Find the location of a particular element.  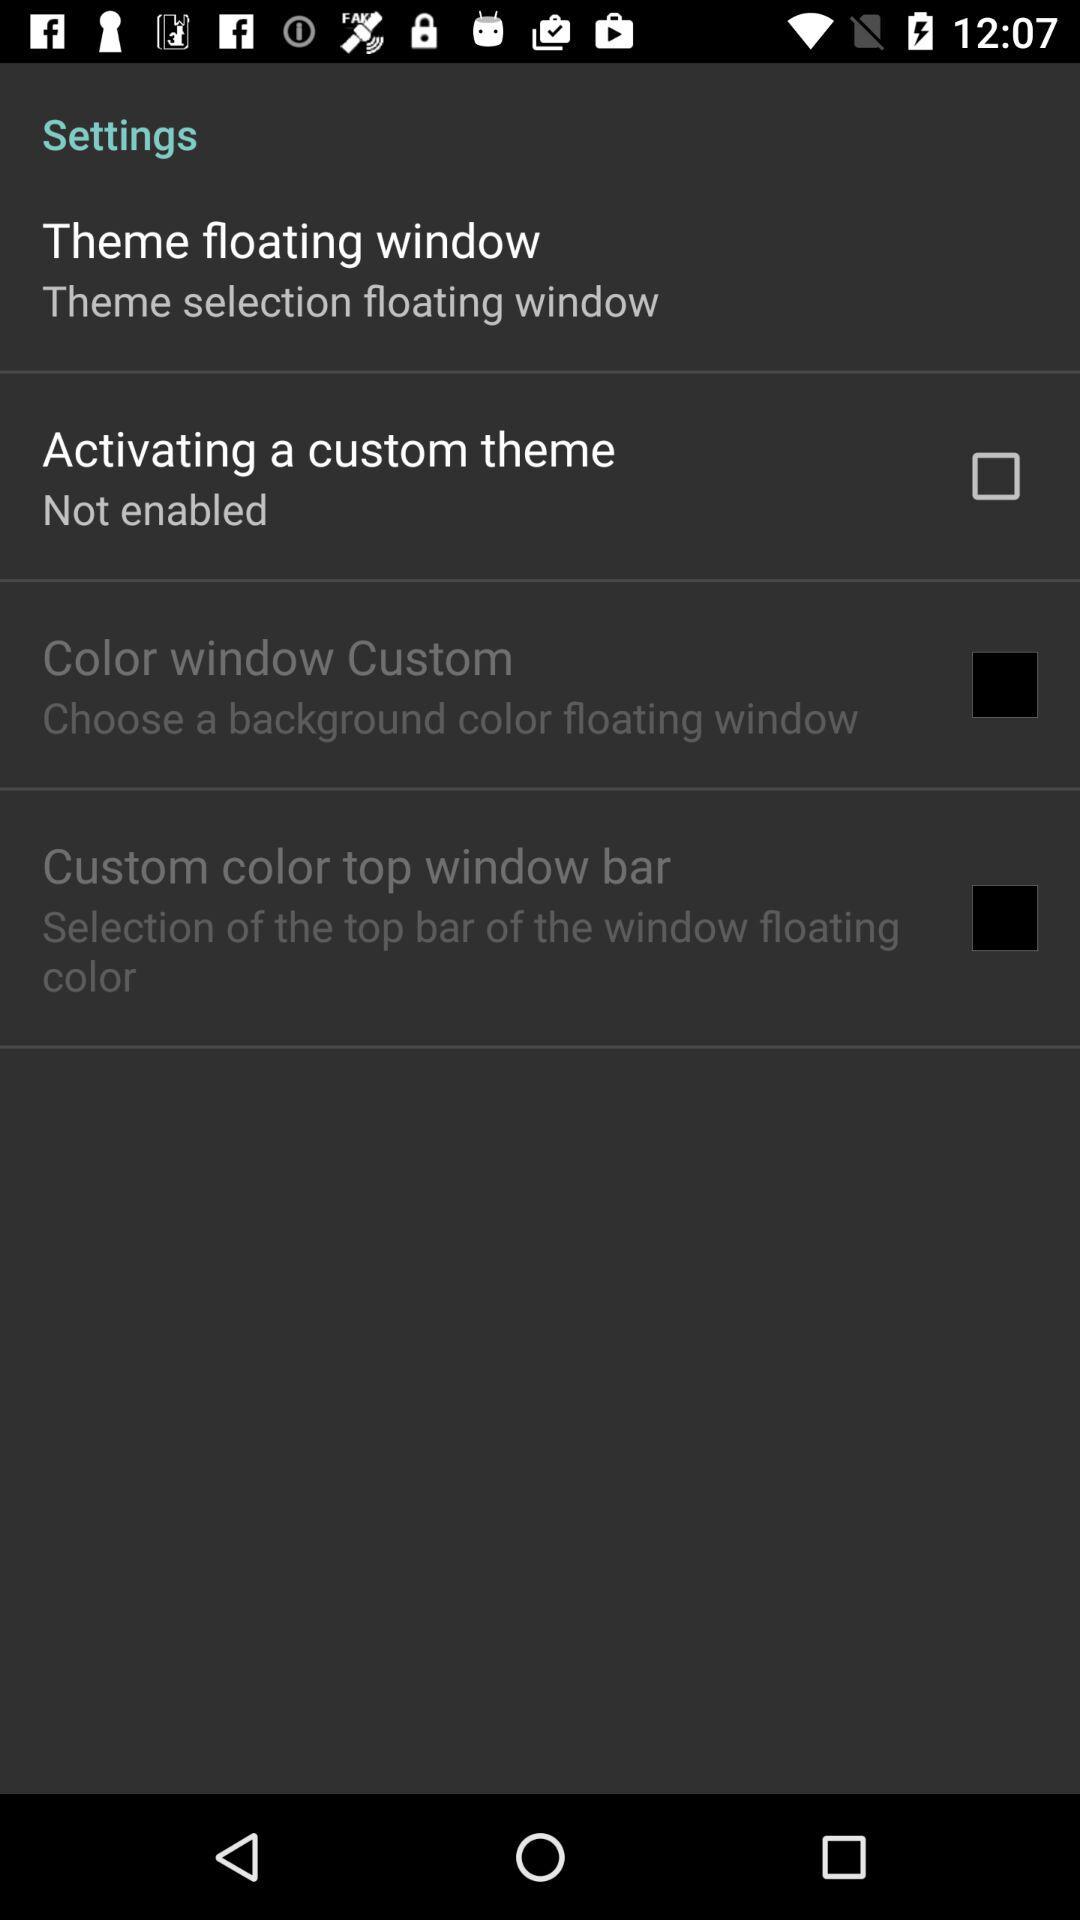

app below settings app is located at coordinates (995, 475).